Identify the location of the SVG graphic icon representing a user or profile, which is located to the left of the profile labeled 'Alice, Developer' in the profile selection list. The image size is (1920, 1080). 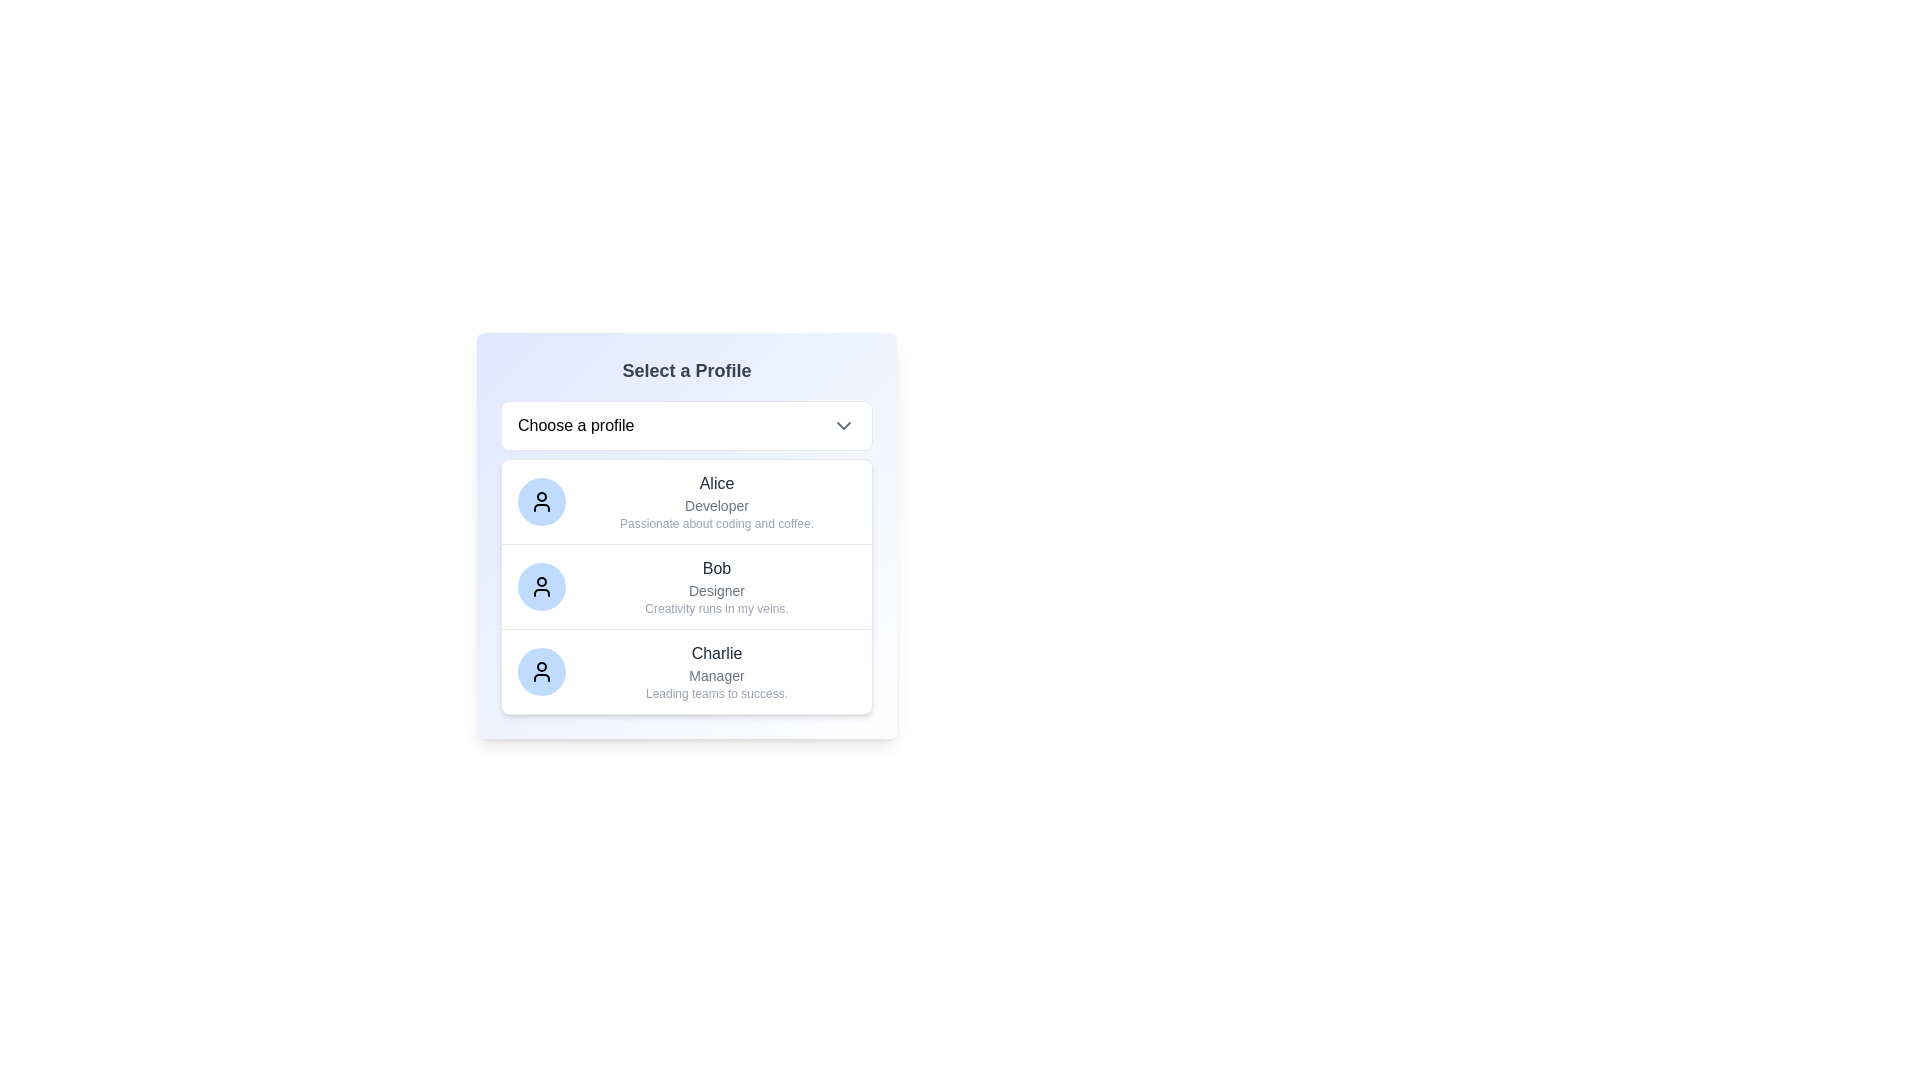
(542, 585).